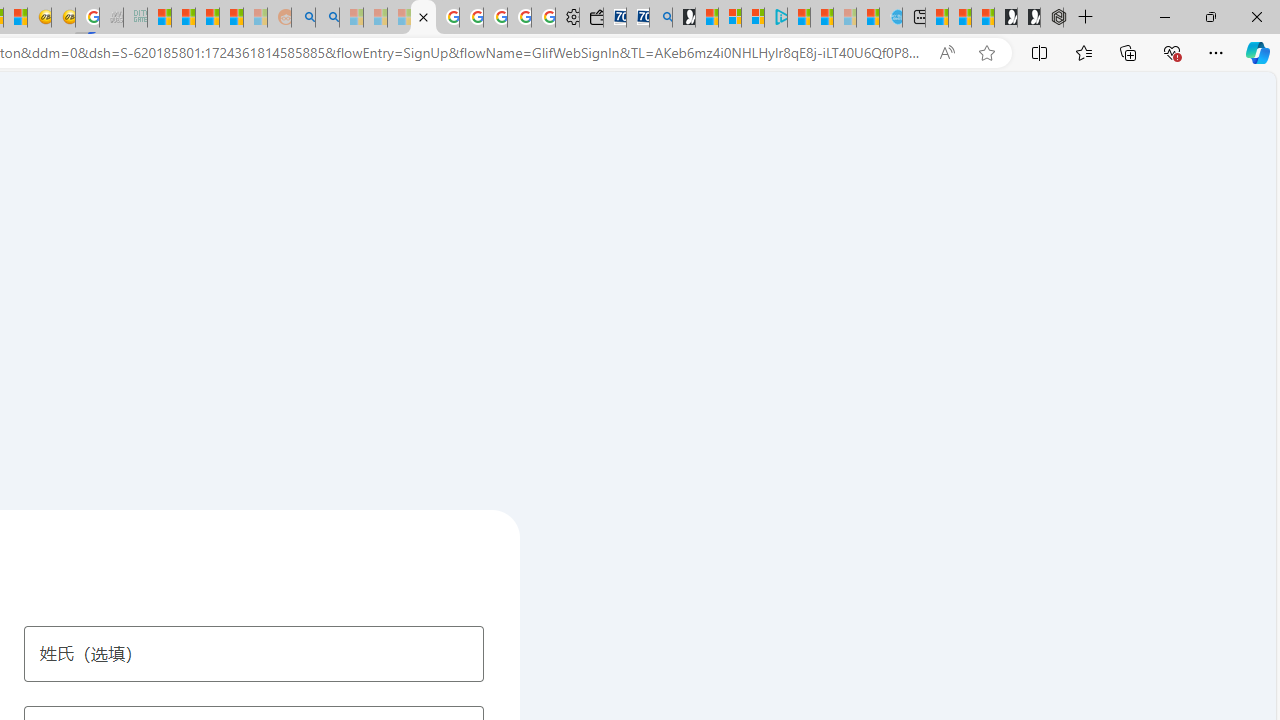 The height and width of the screenshot is (720, 1280). What do you see at coordinates (1029, 17) in the screenshot?
I see `'Play Free Online Games | Games from Microsoft Start'` at bounding box center [1029, 17].